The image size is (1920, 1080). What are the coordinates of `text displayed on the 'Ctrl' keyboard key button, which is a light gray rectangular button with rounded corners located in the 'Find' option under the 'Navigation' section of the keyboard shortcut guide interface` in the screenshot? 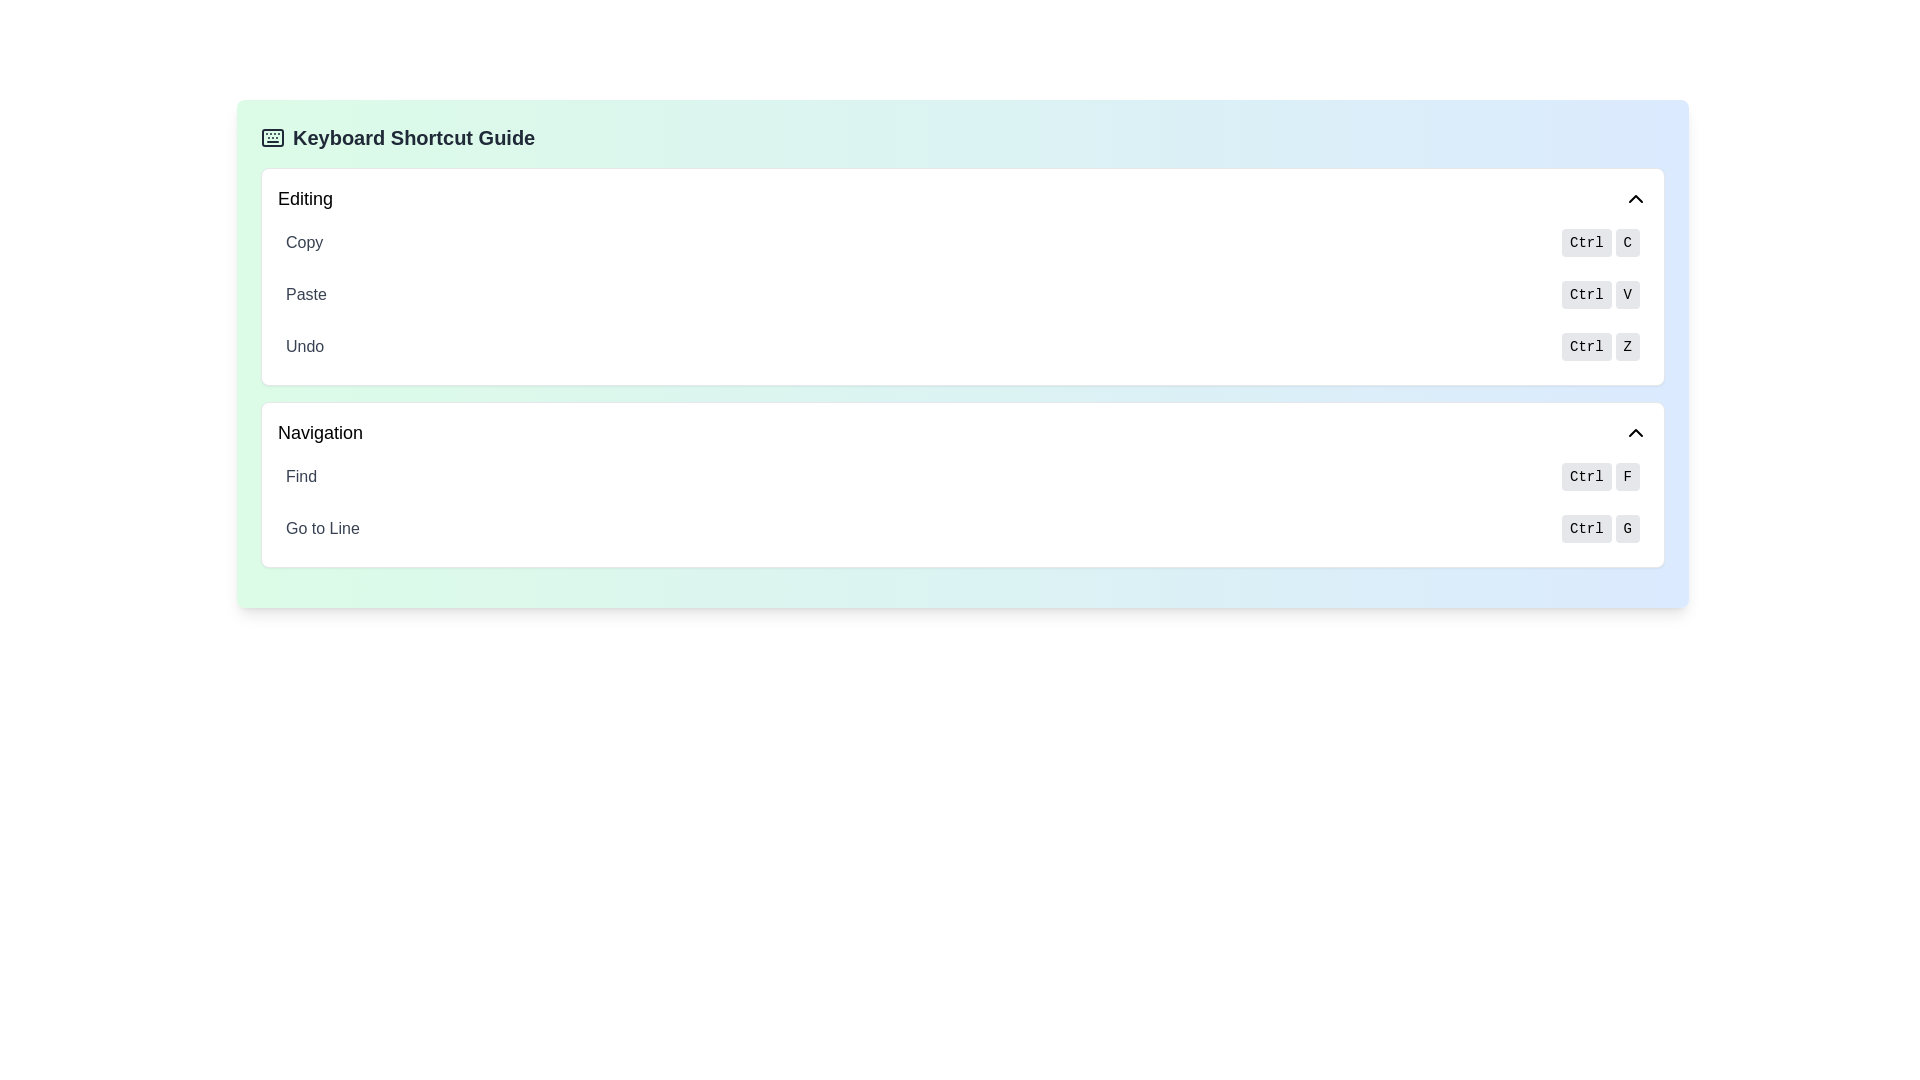 It's located at (1585, 477).